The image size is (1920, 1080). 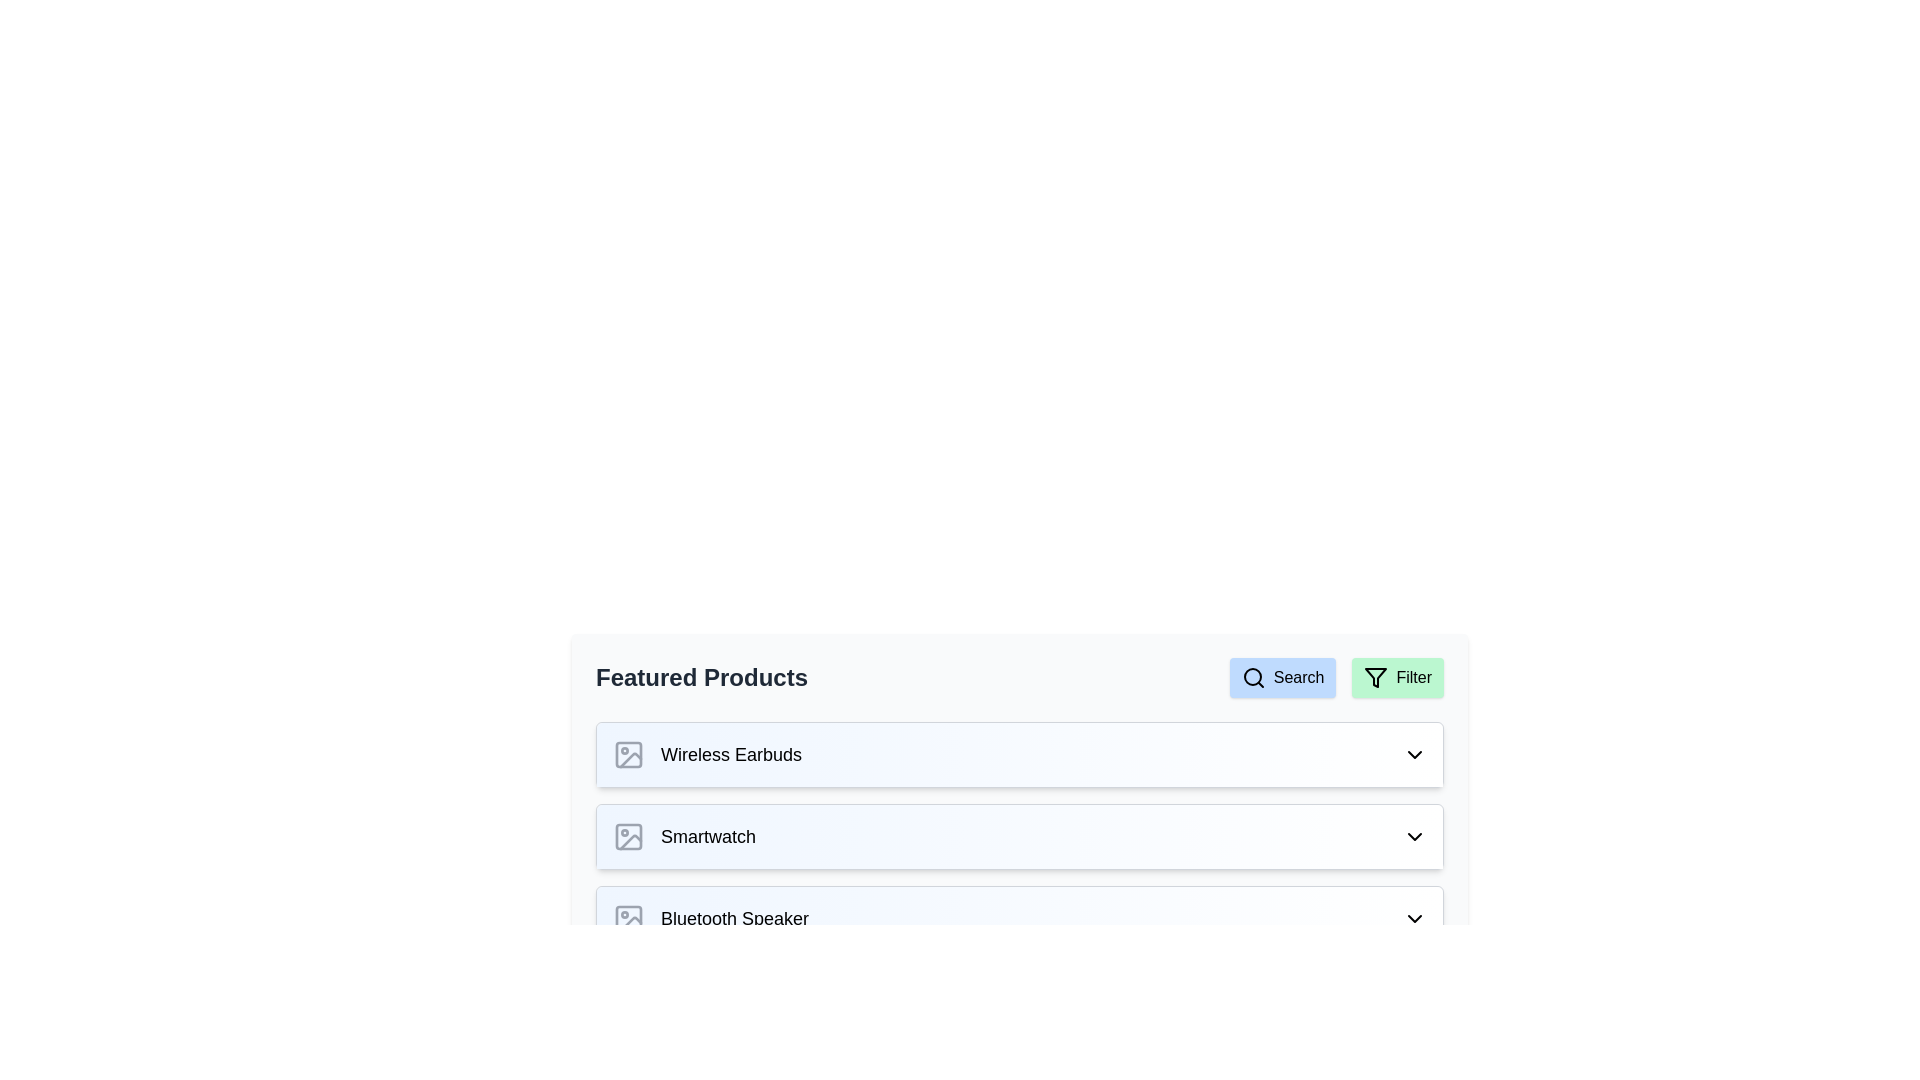 I want to click on the downward chevron icon located in the rightmost section of the 'Bluetooth Speaker' item, so click(x=1414, y=918).